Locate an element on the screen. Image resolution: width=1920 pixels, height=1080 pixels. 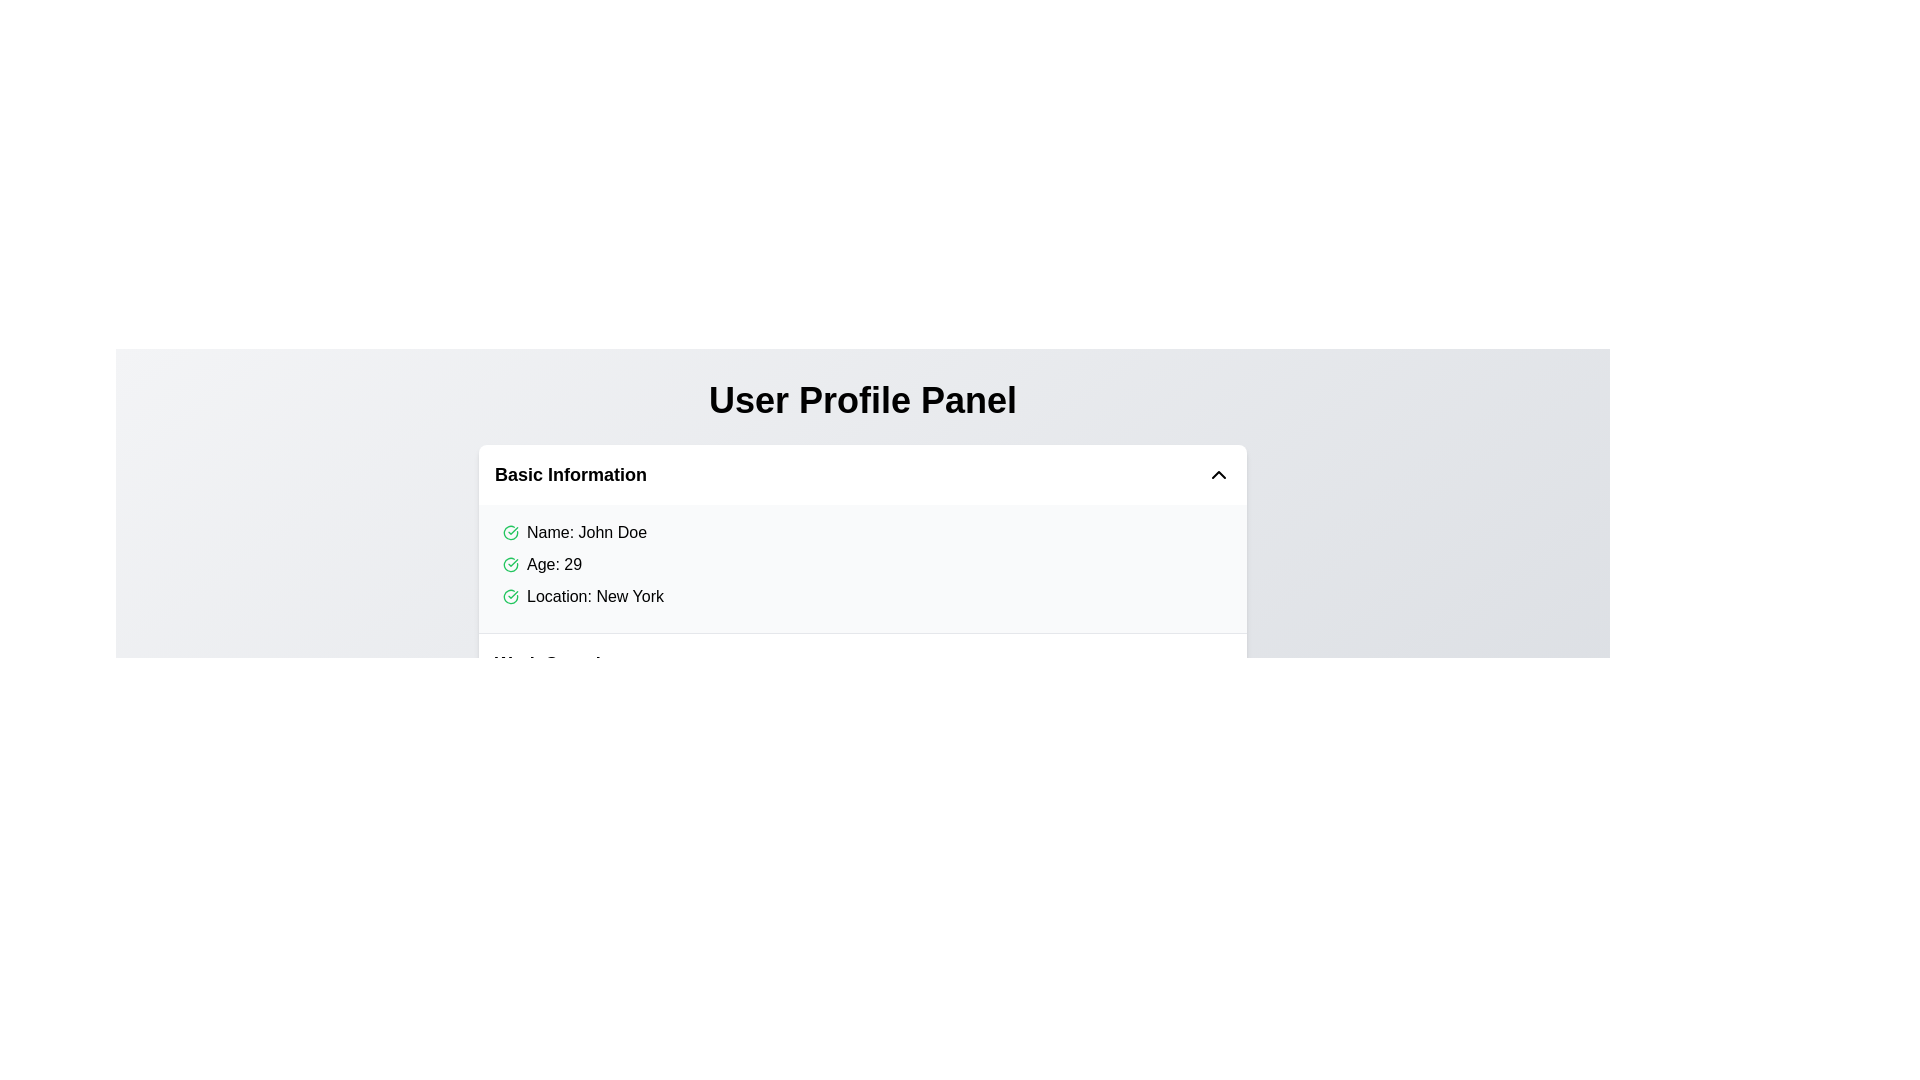
displayed text of the 'Basic Information' label, which is a bold text component located near the top of a collapsible section in the user interface is located at coordinates (570, 474).